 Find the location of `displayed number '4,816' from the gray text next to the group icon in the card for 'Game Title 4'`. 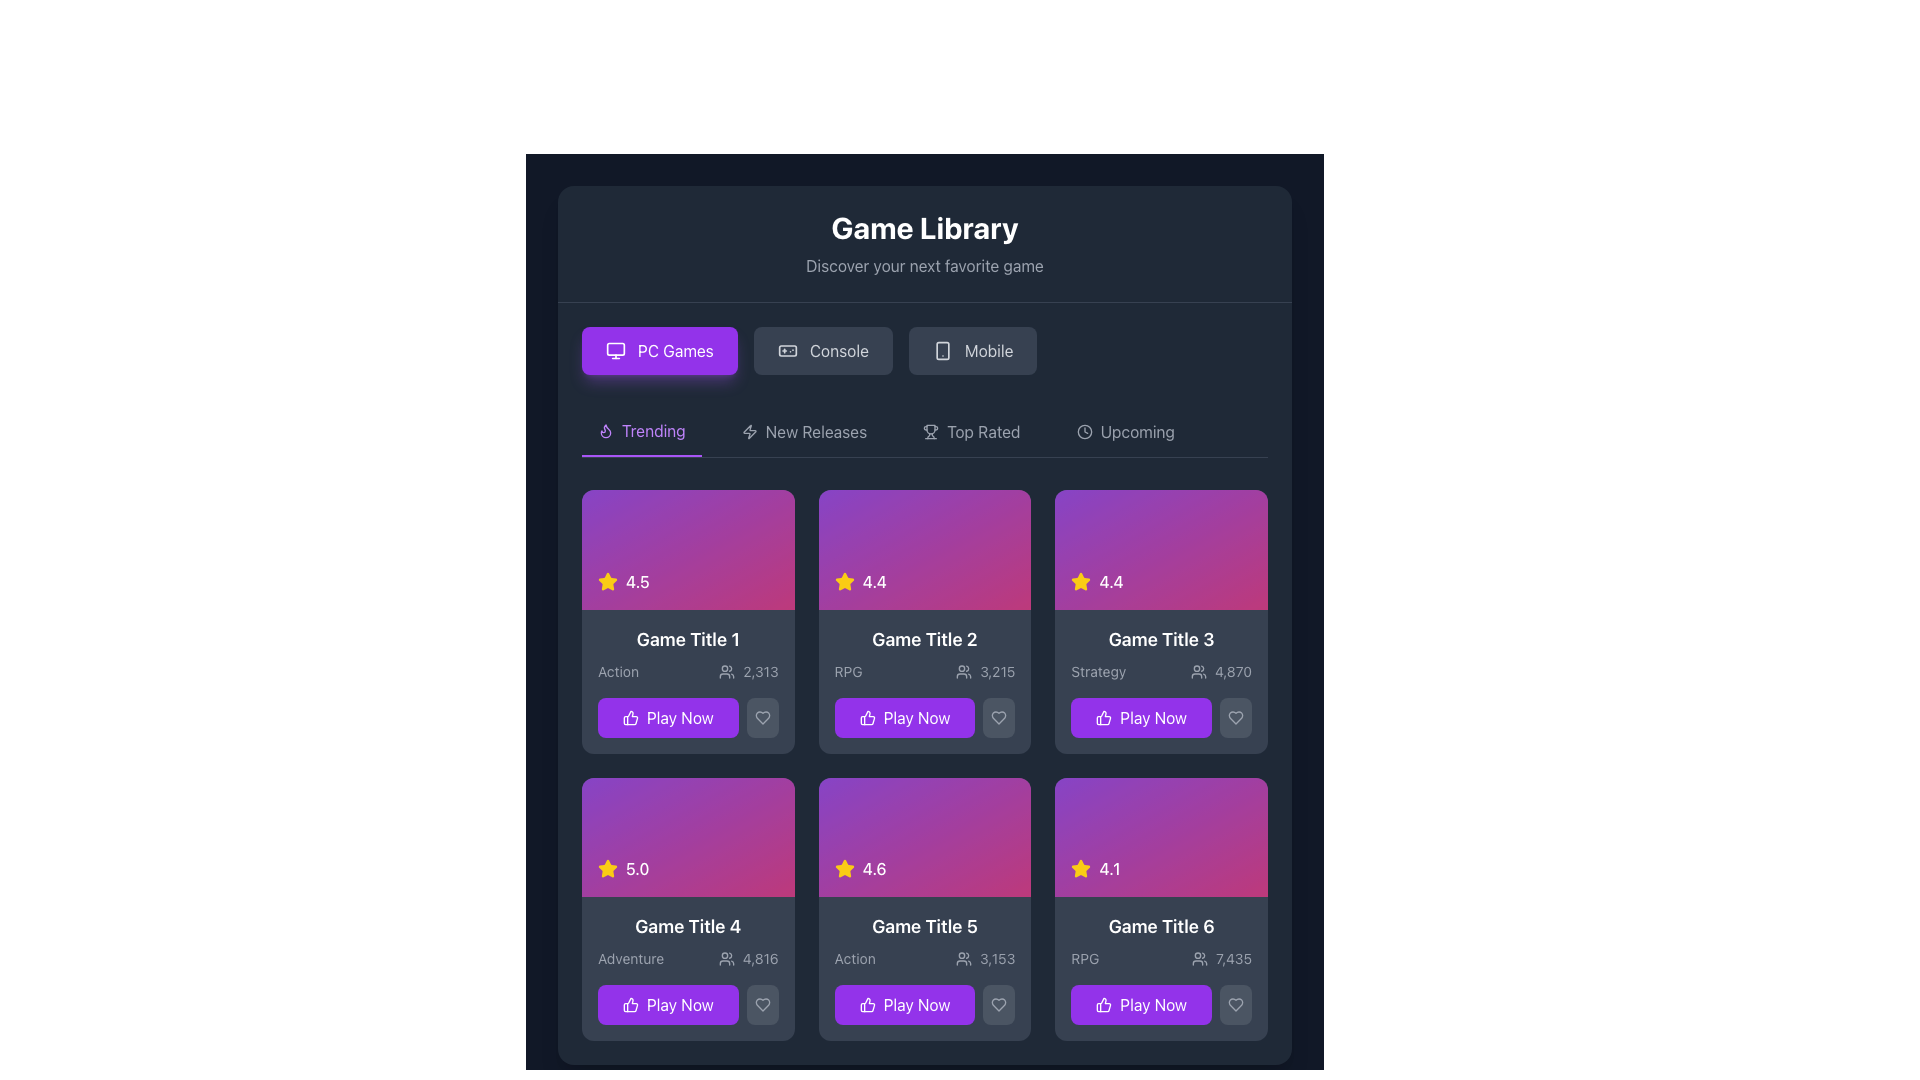

displayed number '4,816' from the gray text next to the group icon in the card for 'Game Title 4' is located at coordinates (759, 958).